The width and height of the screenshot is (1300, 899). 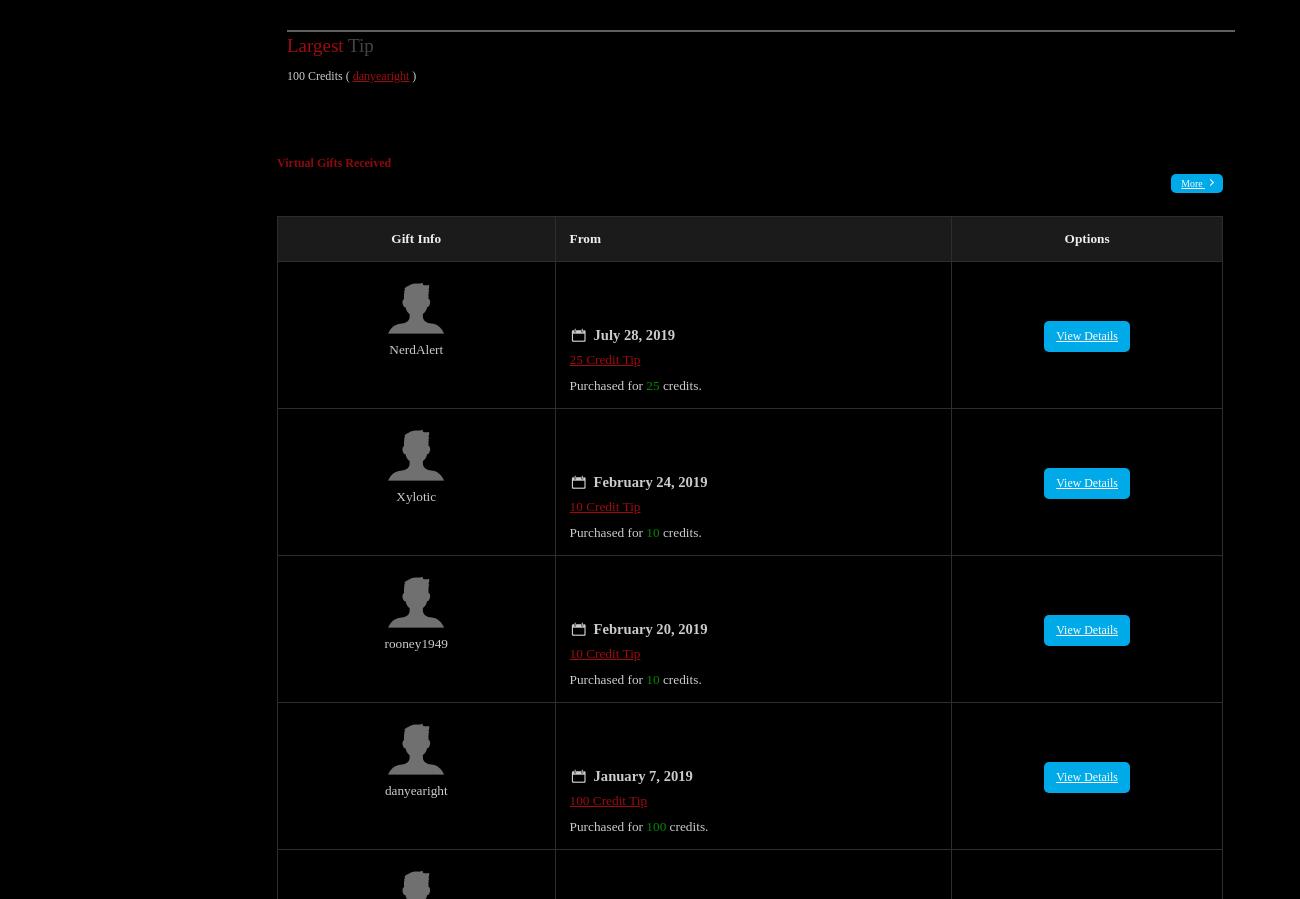 I want to click on 'Xylotic', so click(x=416, y=474).